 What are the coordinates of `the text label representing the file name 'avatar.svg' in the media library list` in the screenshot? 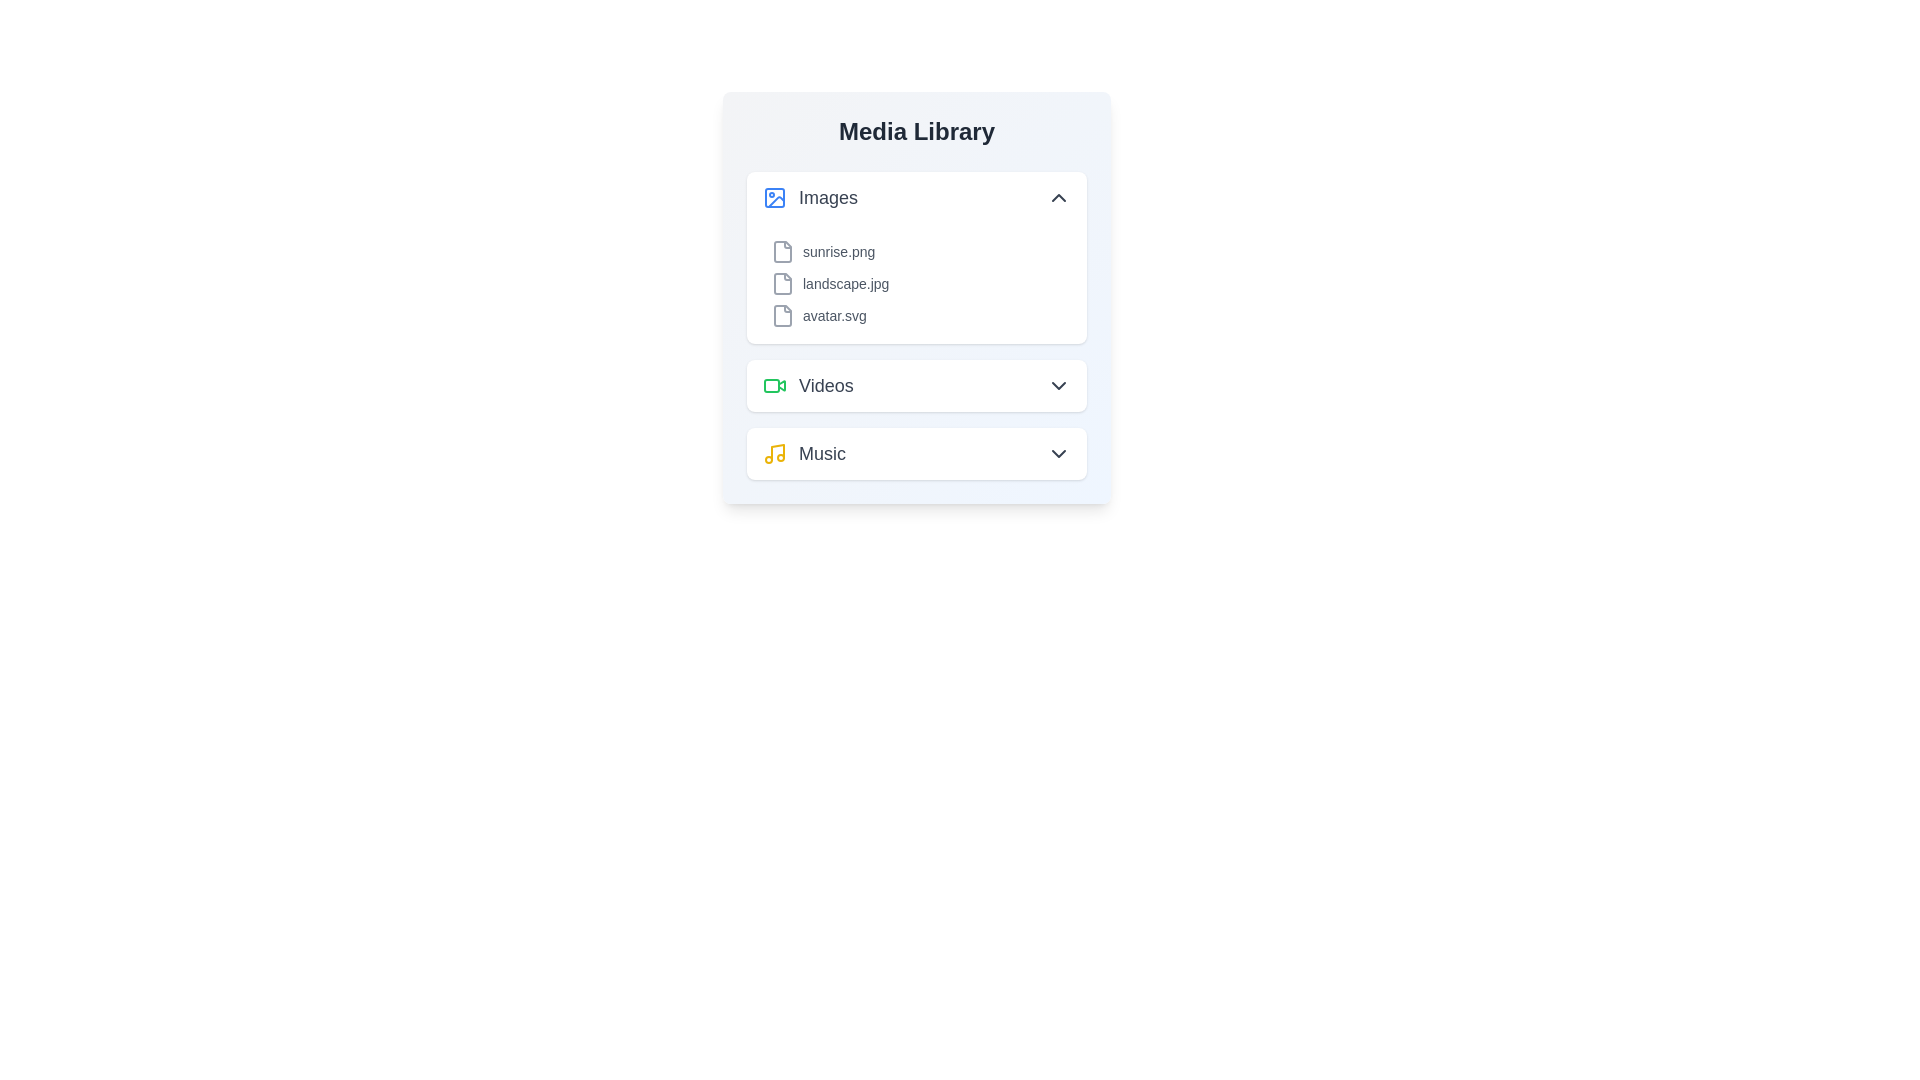 It's located at (834, 315).